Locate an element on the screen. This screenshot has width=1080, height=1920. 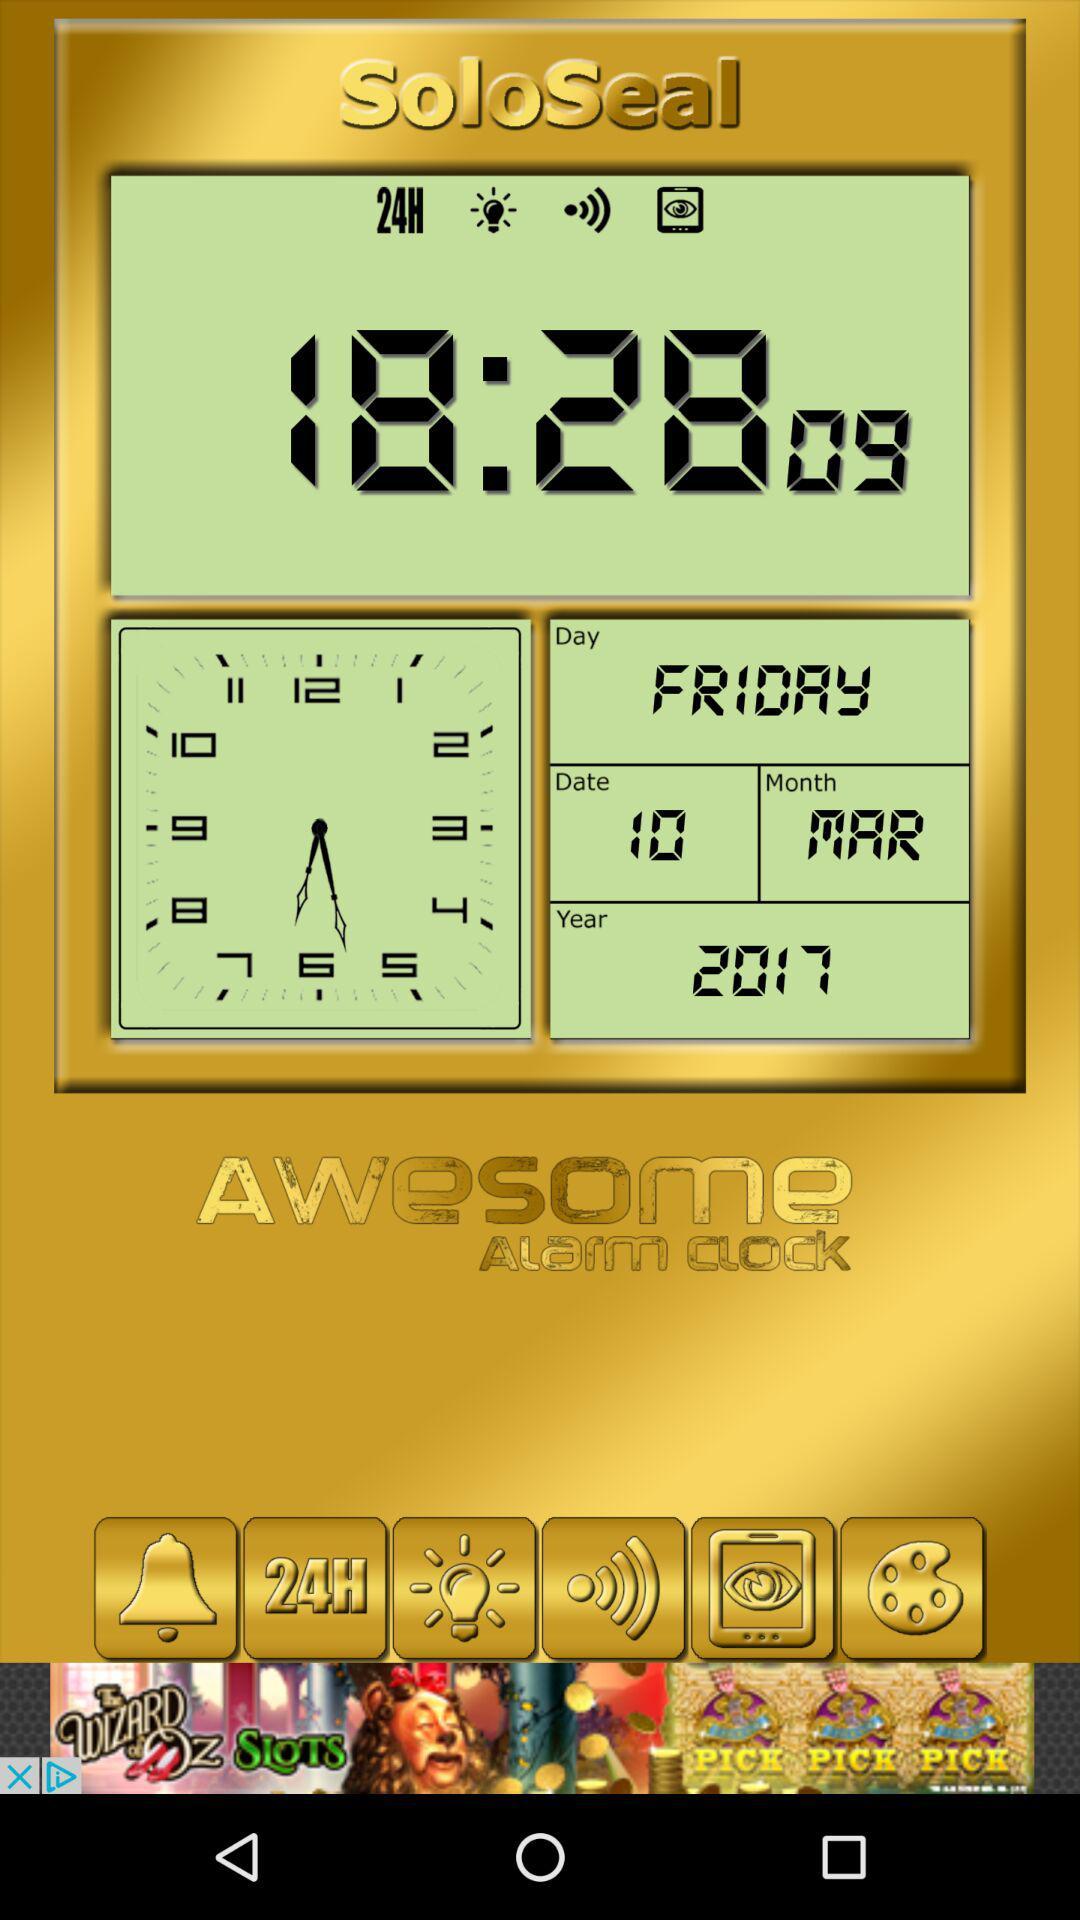
keep screen awake is located at coordinates (763, 1587).